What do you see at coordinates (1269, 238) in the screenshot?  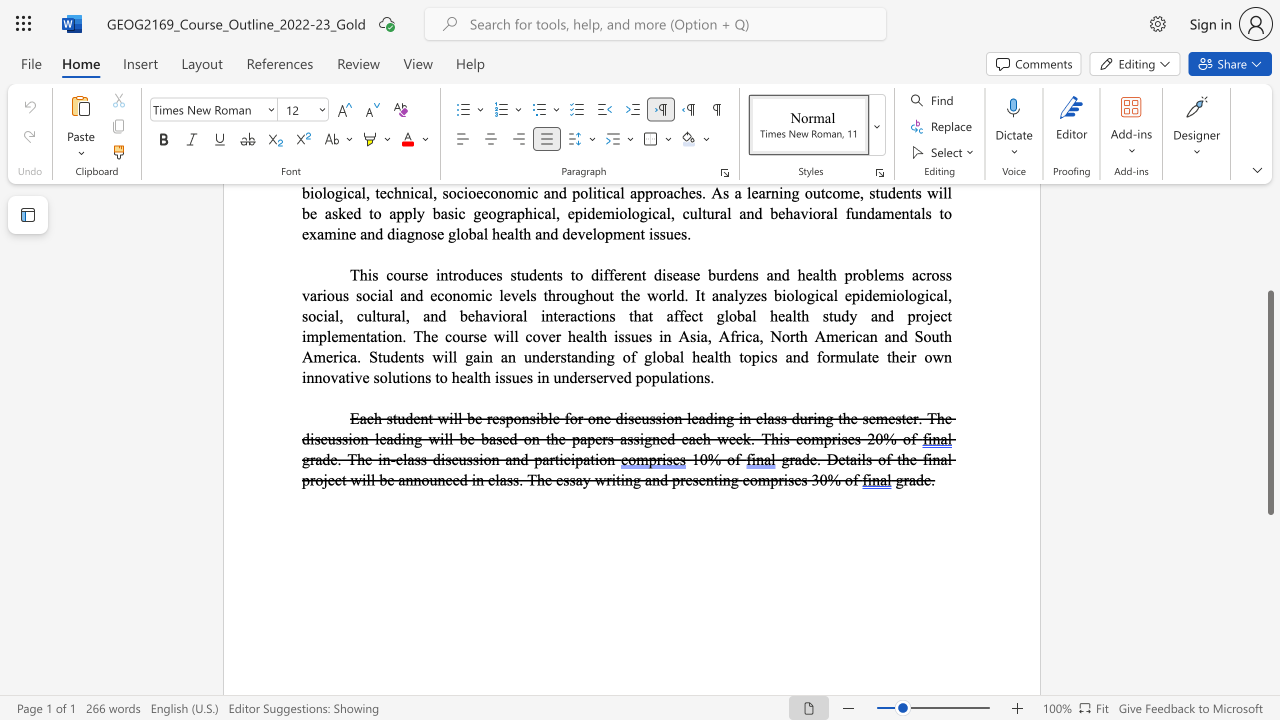 I see `the page's right scrollbar for upward movement` at bounding box center [1269, 238].